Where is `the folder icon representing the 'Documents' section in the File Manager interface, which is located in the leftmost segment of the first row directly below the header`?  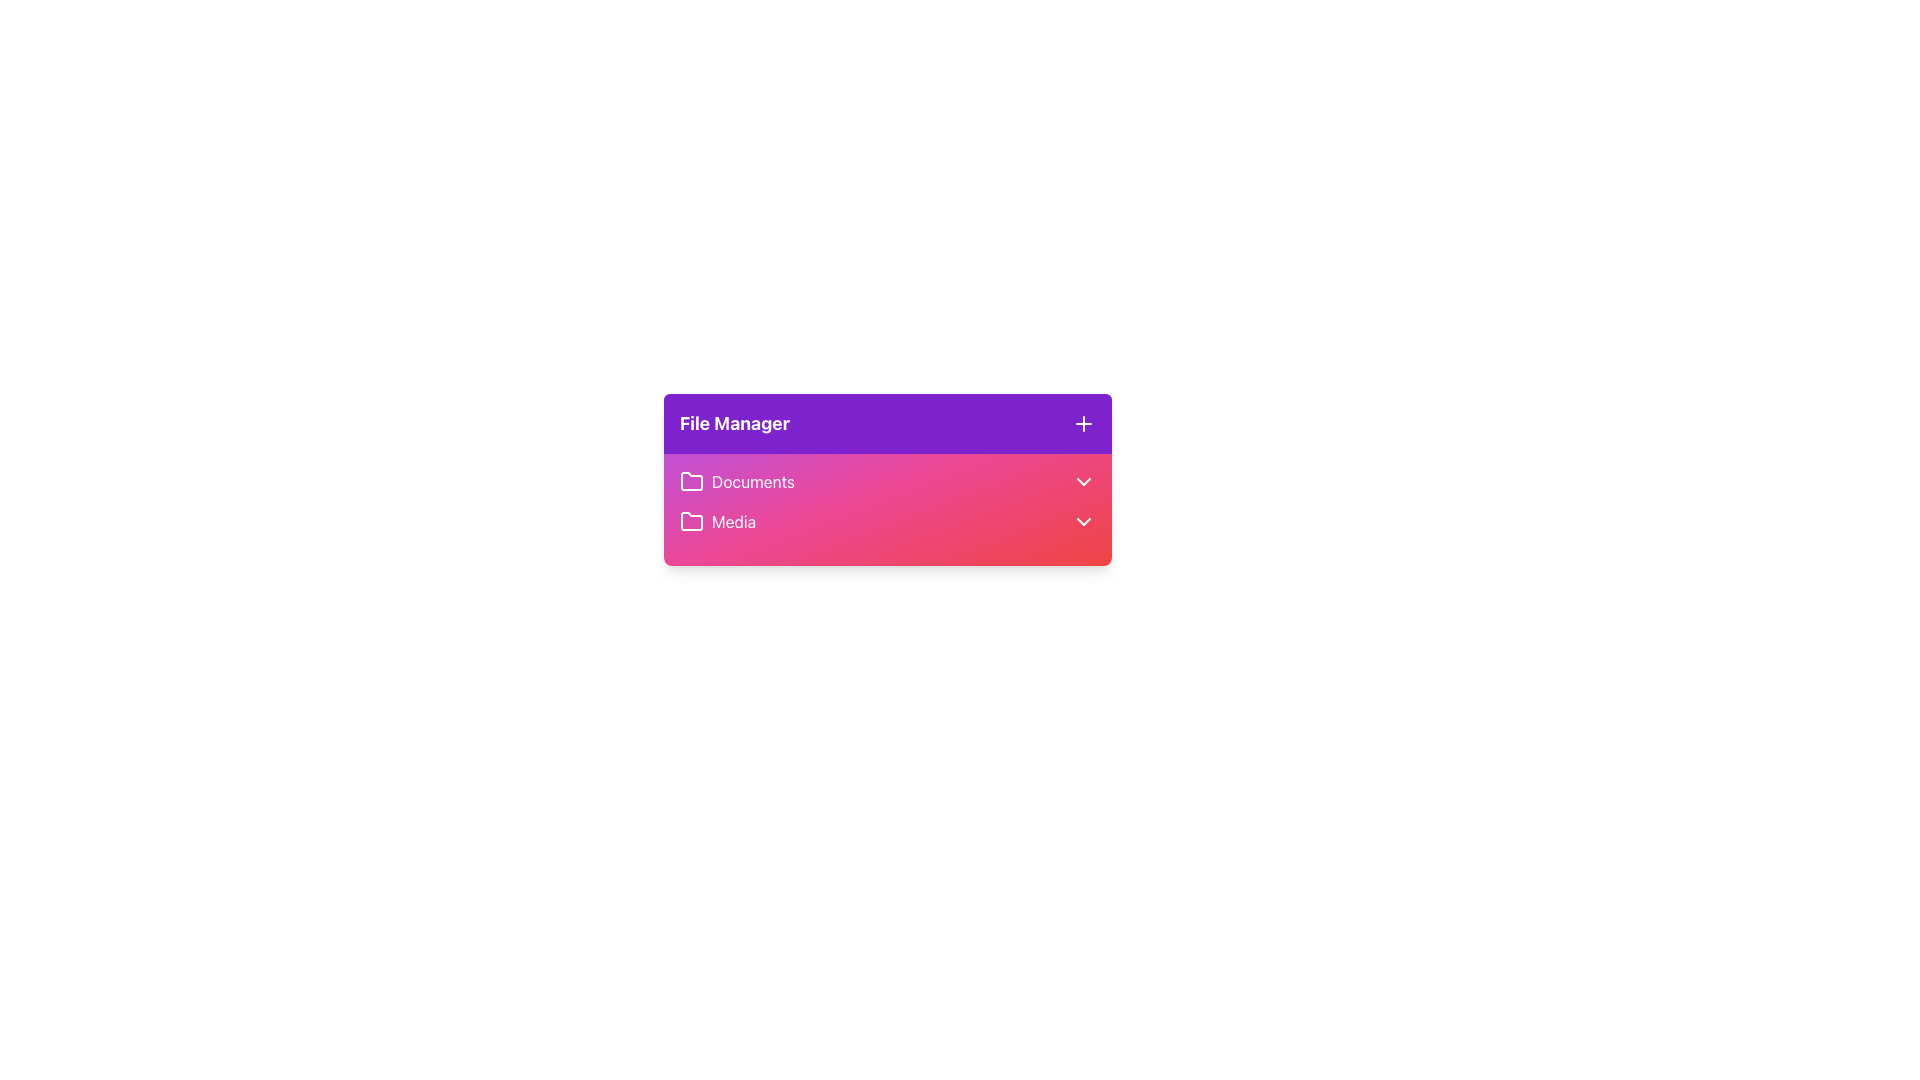 the folder icon representing the 'Documents' section in the File Manager interface, which is located in the leftmost segment of the first row directly below the header is located at coordinates (691, 482).